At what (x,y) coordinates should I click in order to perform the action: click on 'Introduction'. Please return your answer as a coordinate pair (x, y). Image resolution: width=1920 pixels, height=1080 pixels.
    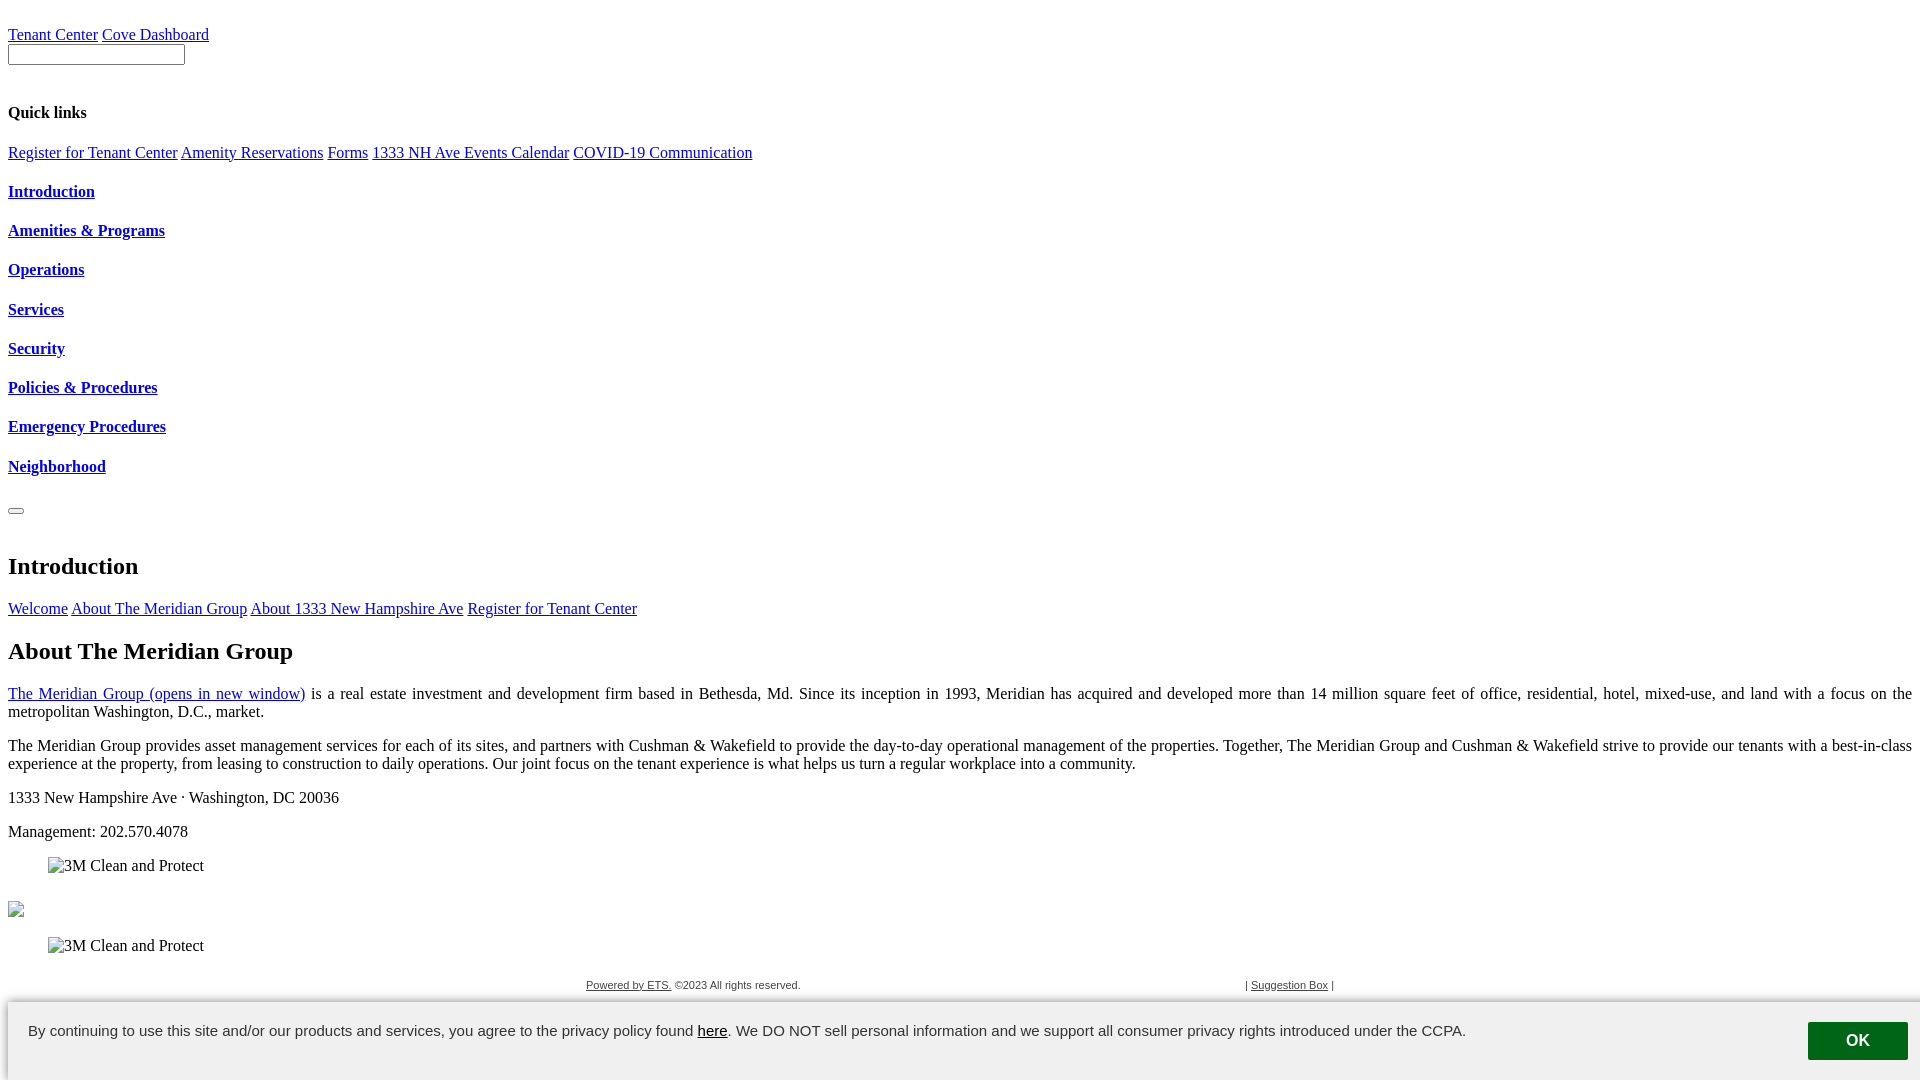
    Looking at the image, I should click on (960, 192).